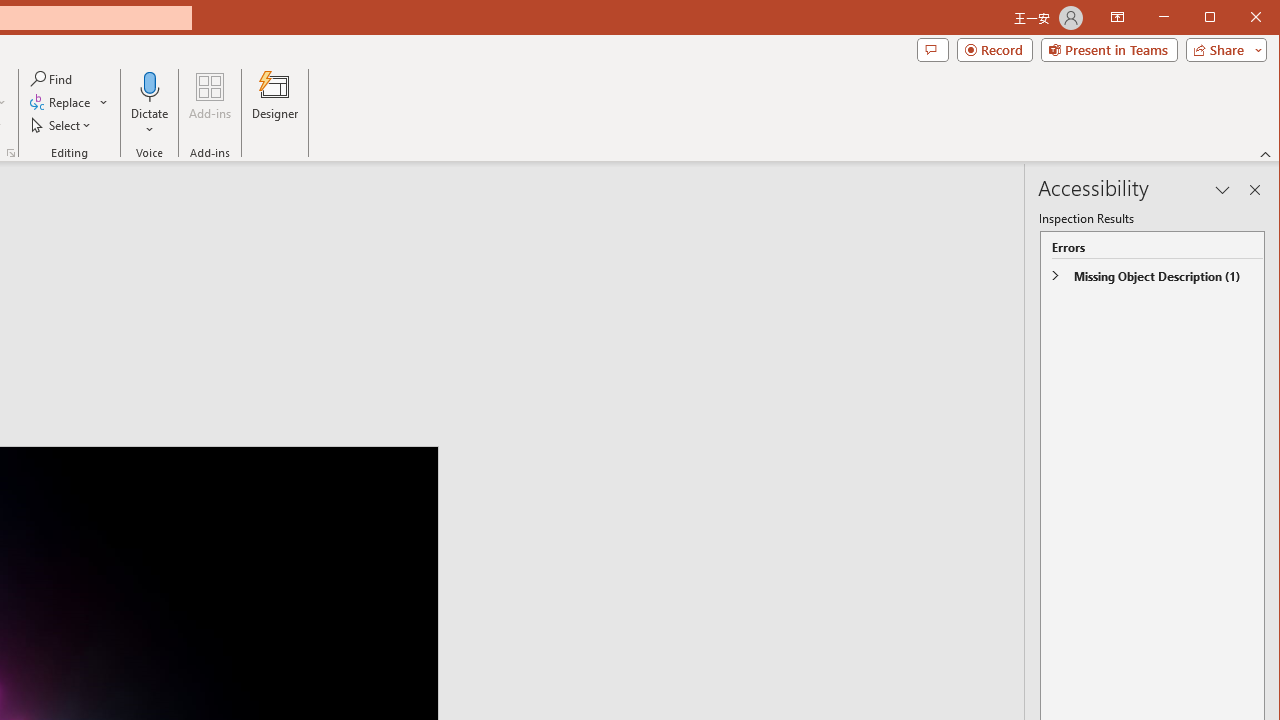 The image size is (1280, 720). Describe the element at coordinates (53, 78) in the screenshot. I see `'Find...'` at that location.